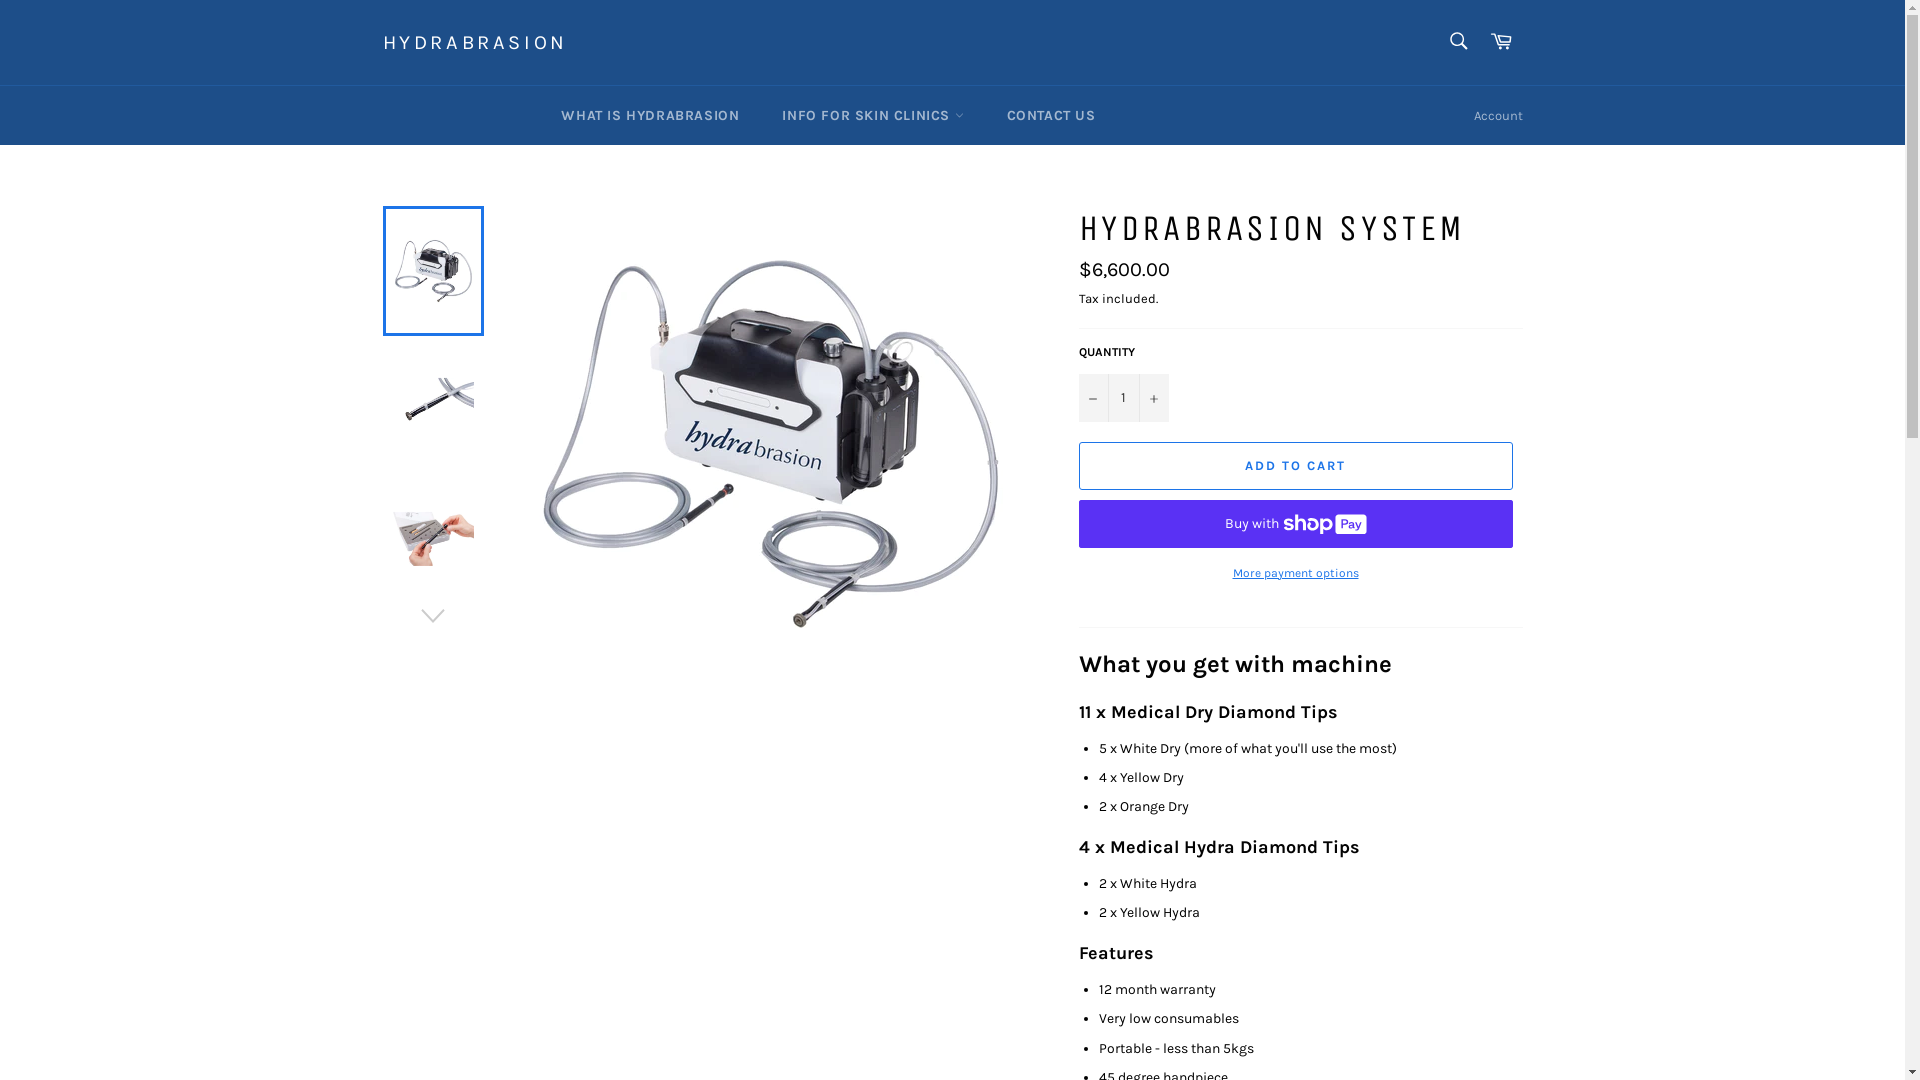 The image size is (1920, 1080). Describe the element at coordinates (1498, 115) in the screenshot. I see `'Account'` at that location.